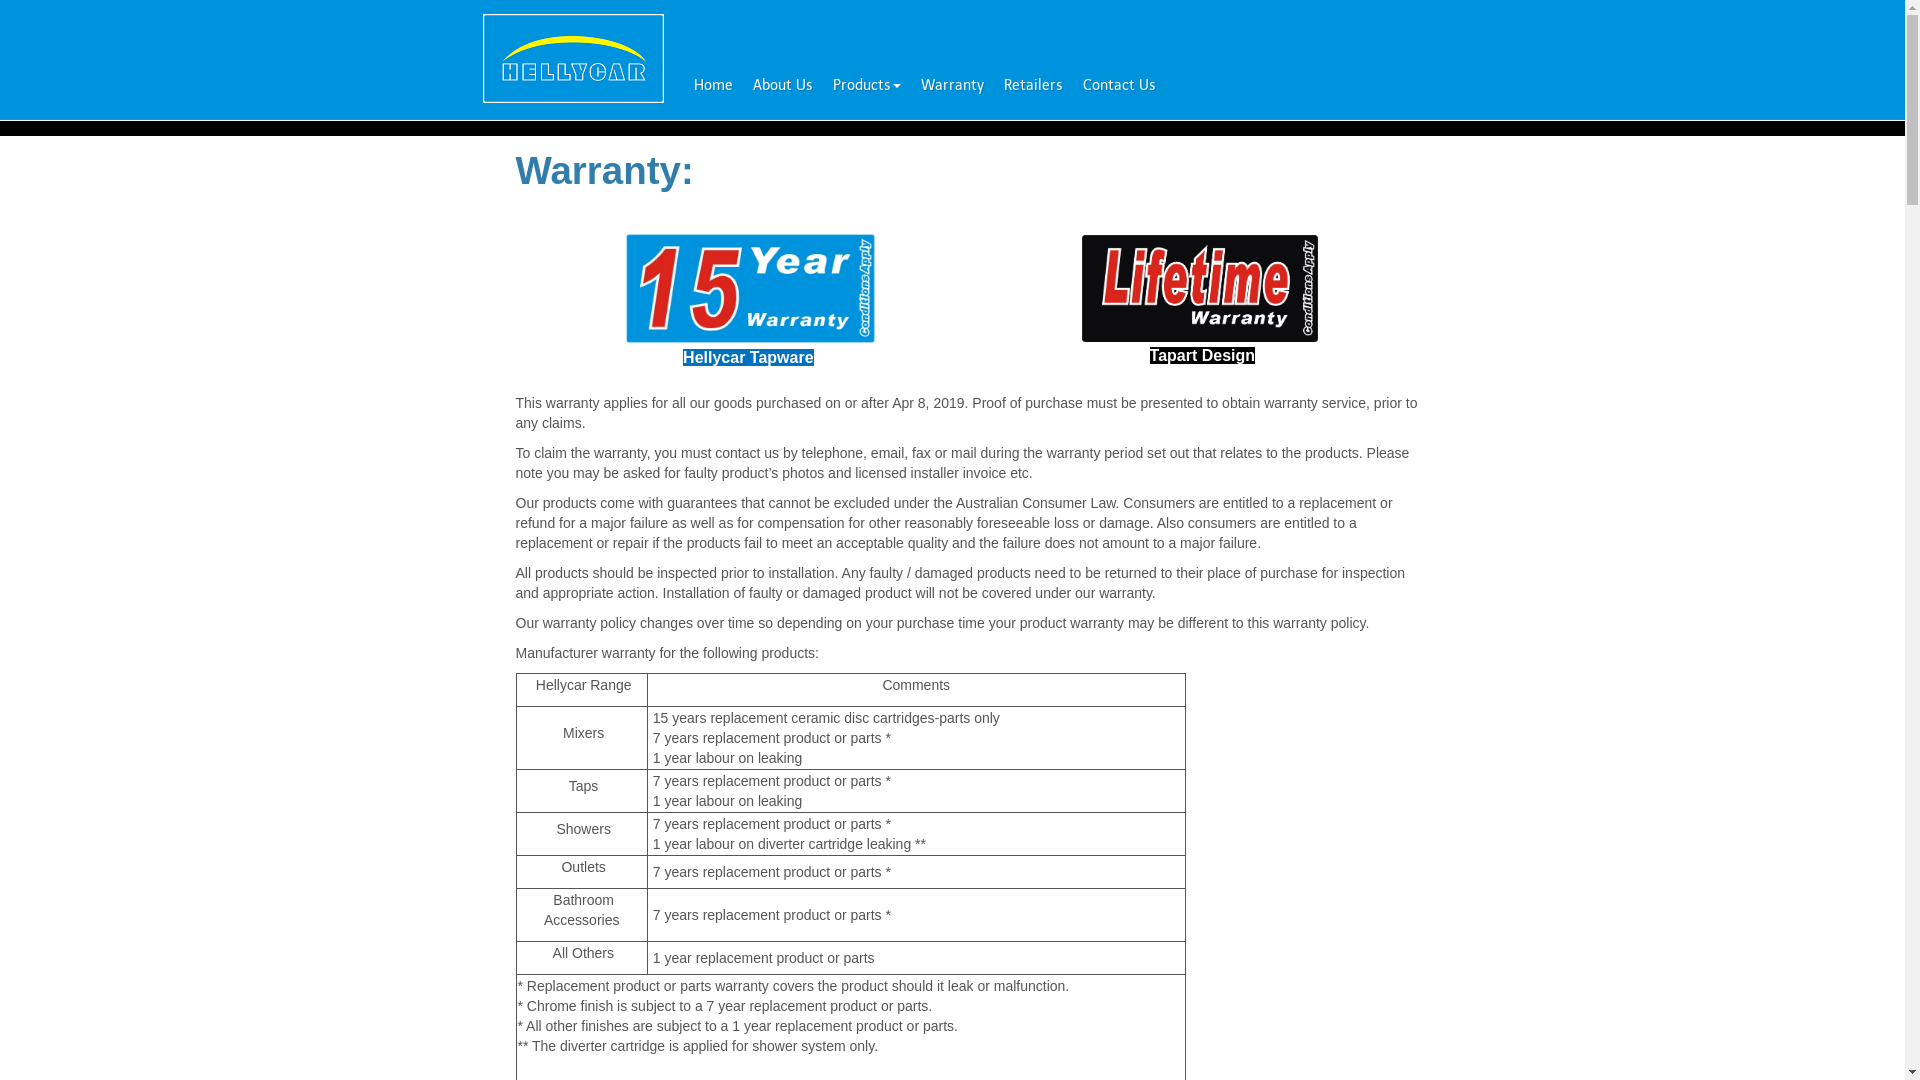 This screenshot has height=1080, width=1920. Describe the element at coordinates (1033, 83) in the screenshot. I see `'Retailers'` at that location.